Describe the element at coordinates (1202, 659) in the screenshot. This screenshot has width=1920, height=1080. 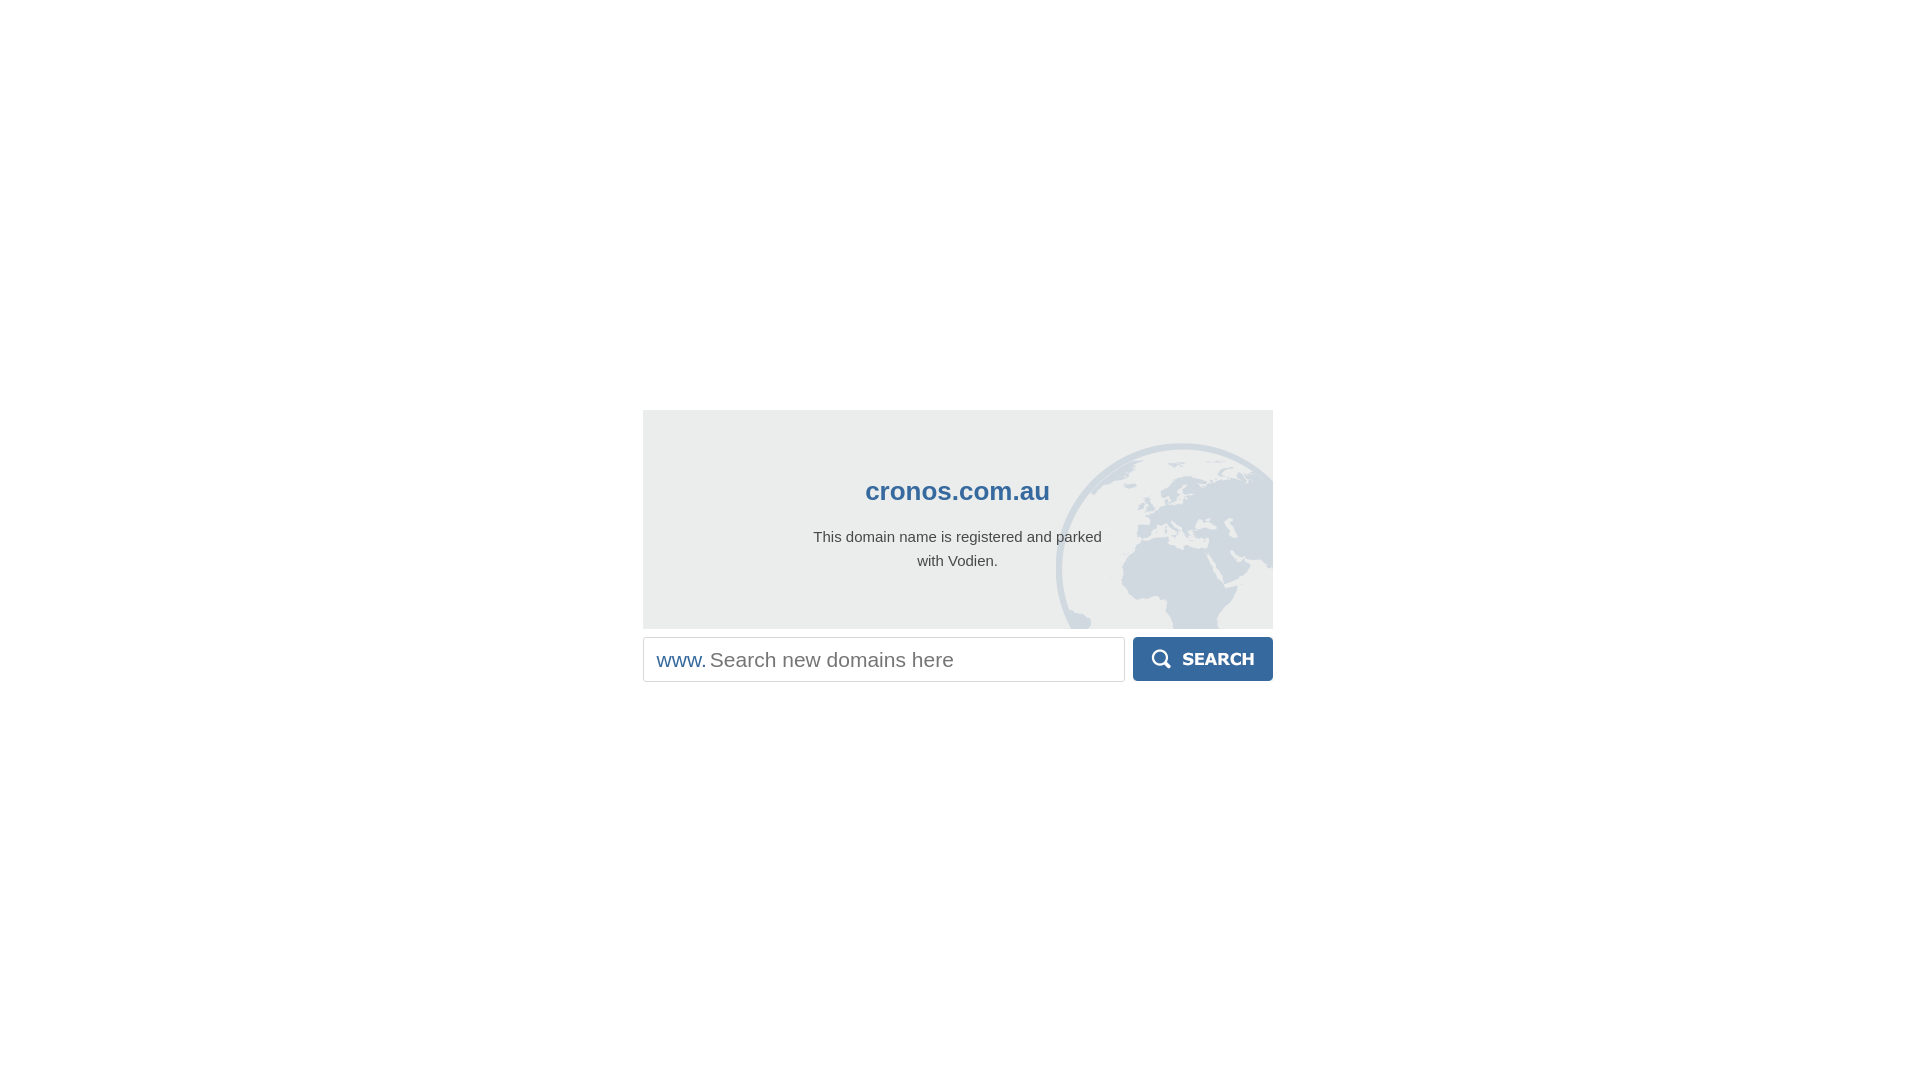
I see `'Search'` at that location.